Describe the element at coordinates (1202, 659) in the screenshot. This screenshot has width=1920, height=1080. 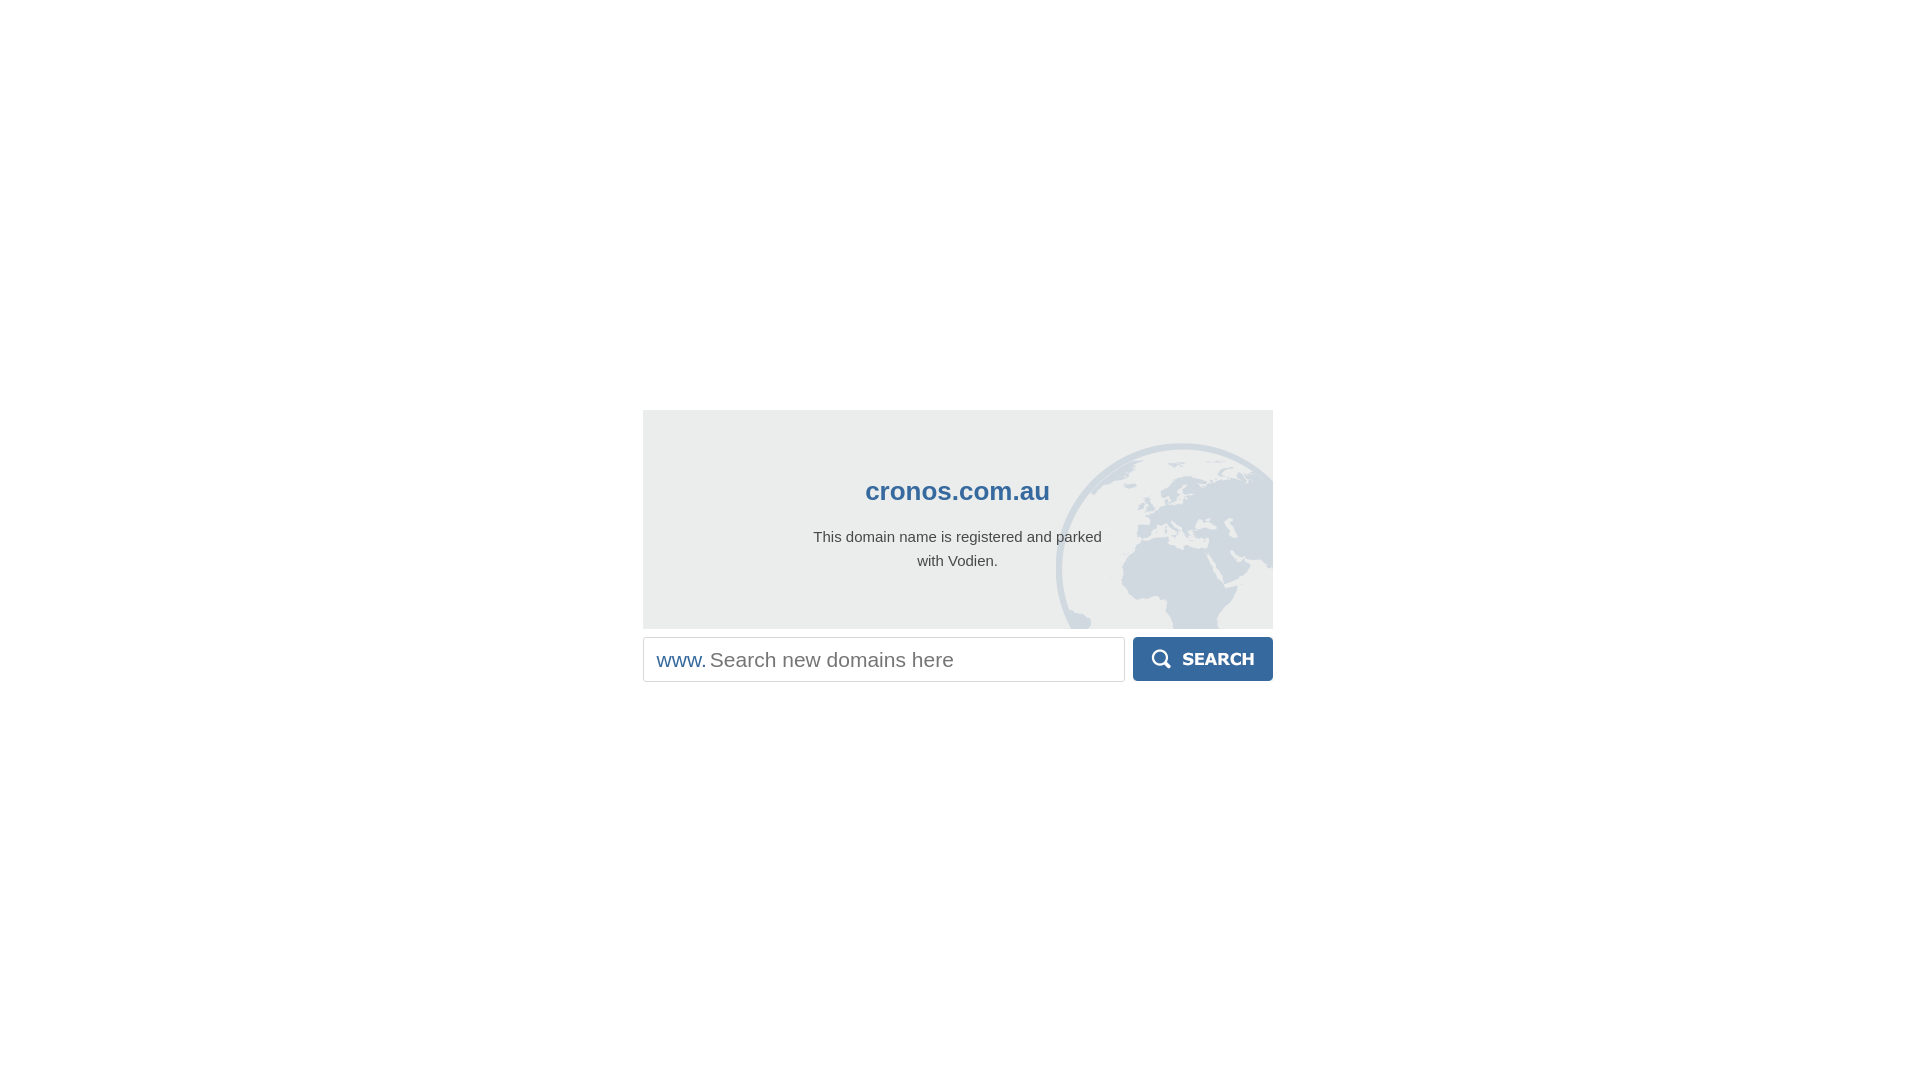
I see `'Search'` at that location.